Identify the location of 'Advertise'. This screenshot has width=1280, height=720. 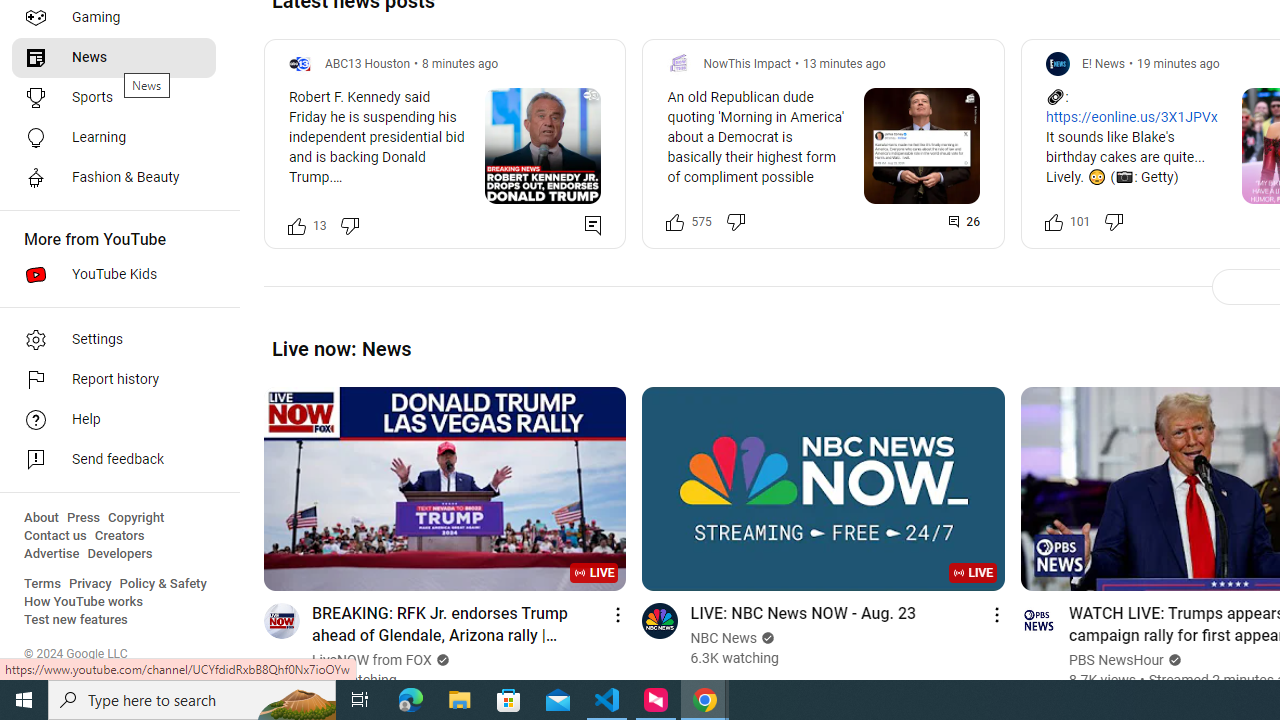
(51, 554).